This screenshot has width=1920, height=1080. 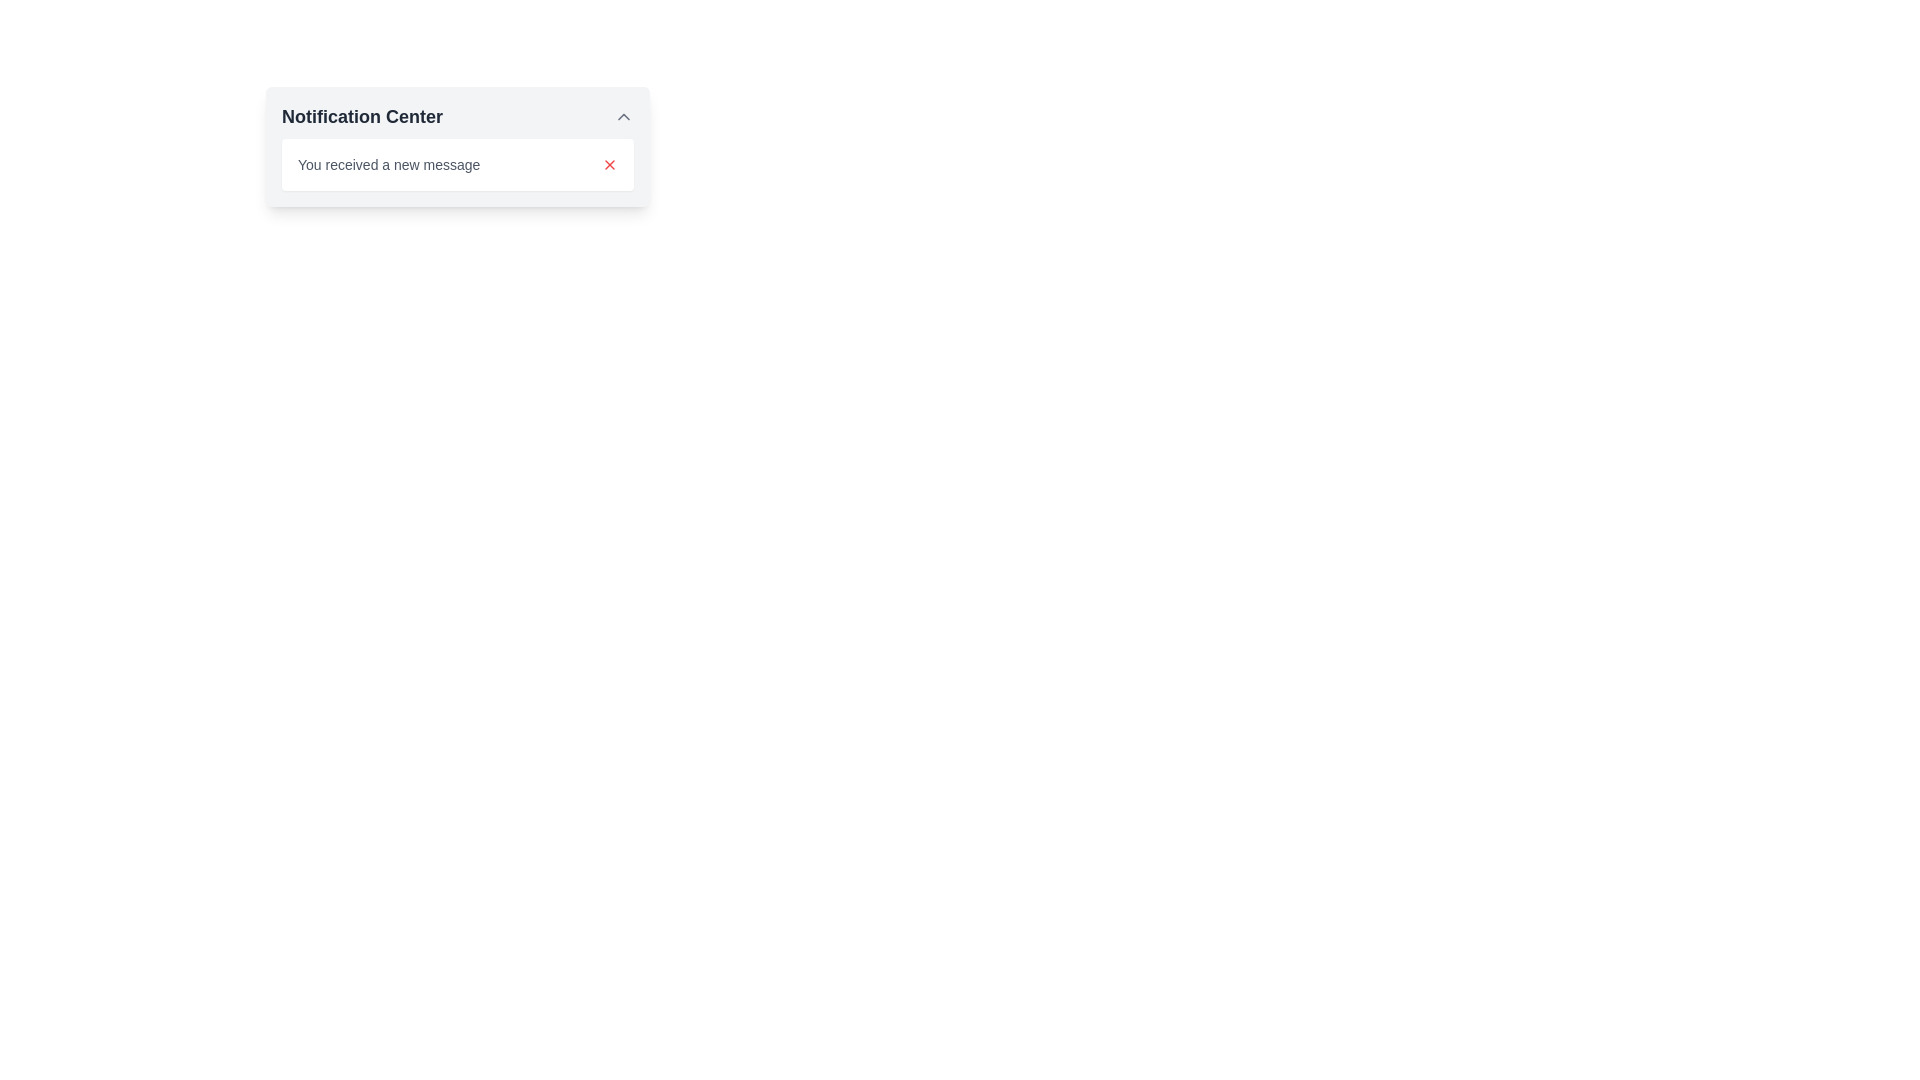 I want to click on the toggle button in the upper-right corner of the 'Notification Center' header to minimize or collapse the section, so click(x=623, y=116).